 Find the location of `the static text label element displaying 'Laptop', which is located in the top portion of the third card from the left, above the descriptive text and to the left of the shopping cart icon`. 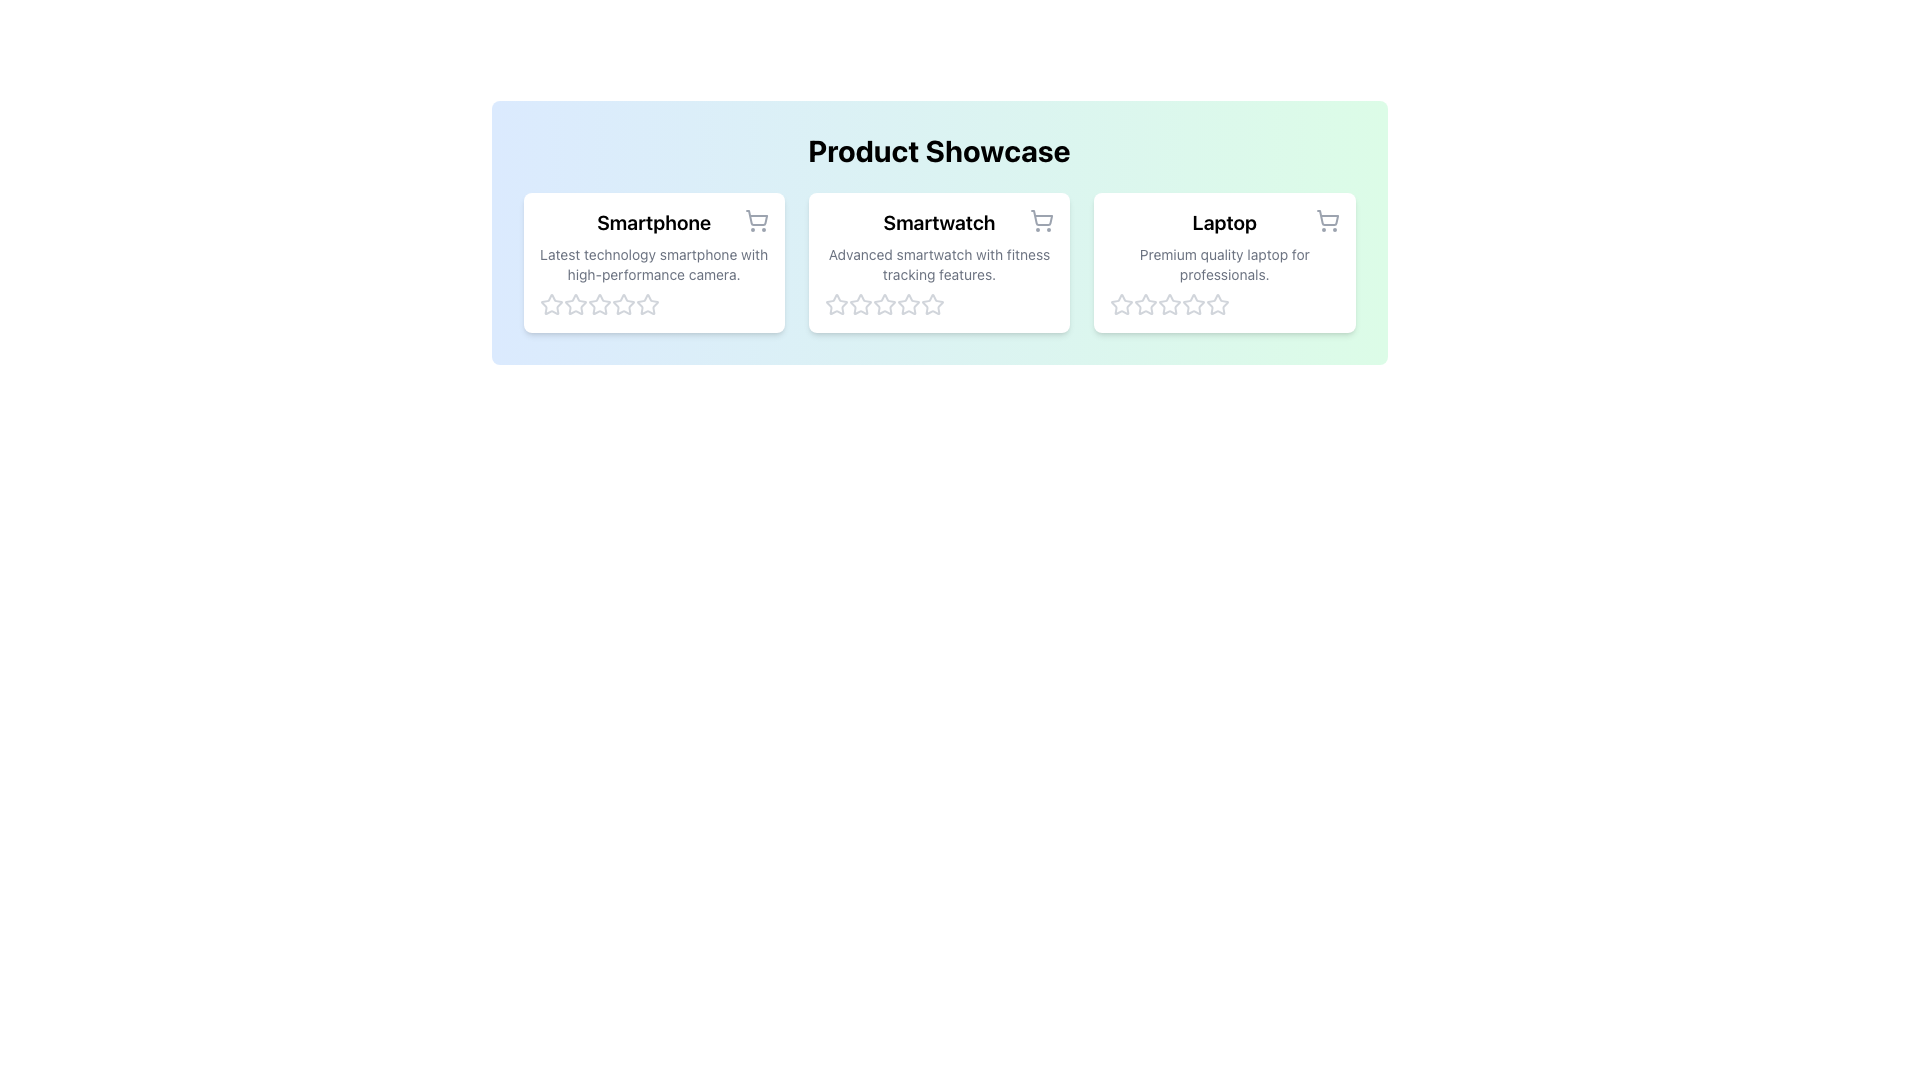

the static text label element displaying 'Laptop', which is located in the top portion of the third card from the left, above the descriptive text and to the left of the shopping cart icon is located at coordinates (1223, 223).